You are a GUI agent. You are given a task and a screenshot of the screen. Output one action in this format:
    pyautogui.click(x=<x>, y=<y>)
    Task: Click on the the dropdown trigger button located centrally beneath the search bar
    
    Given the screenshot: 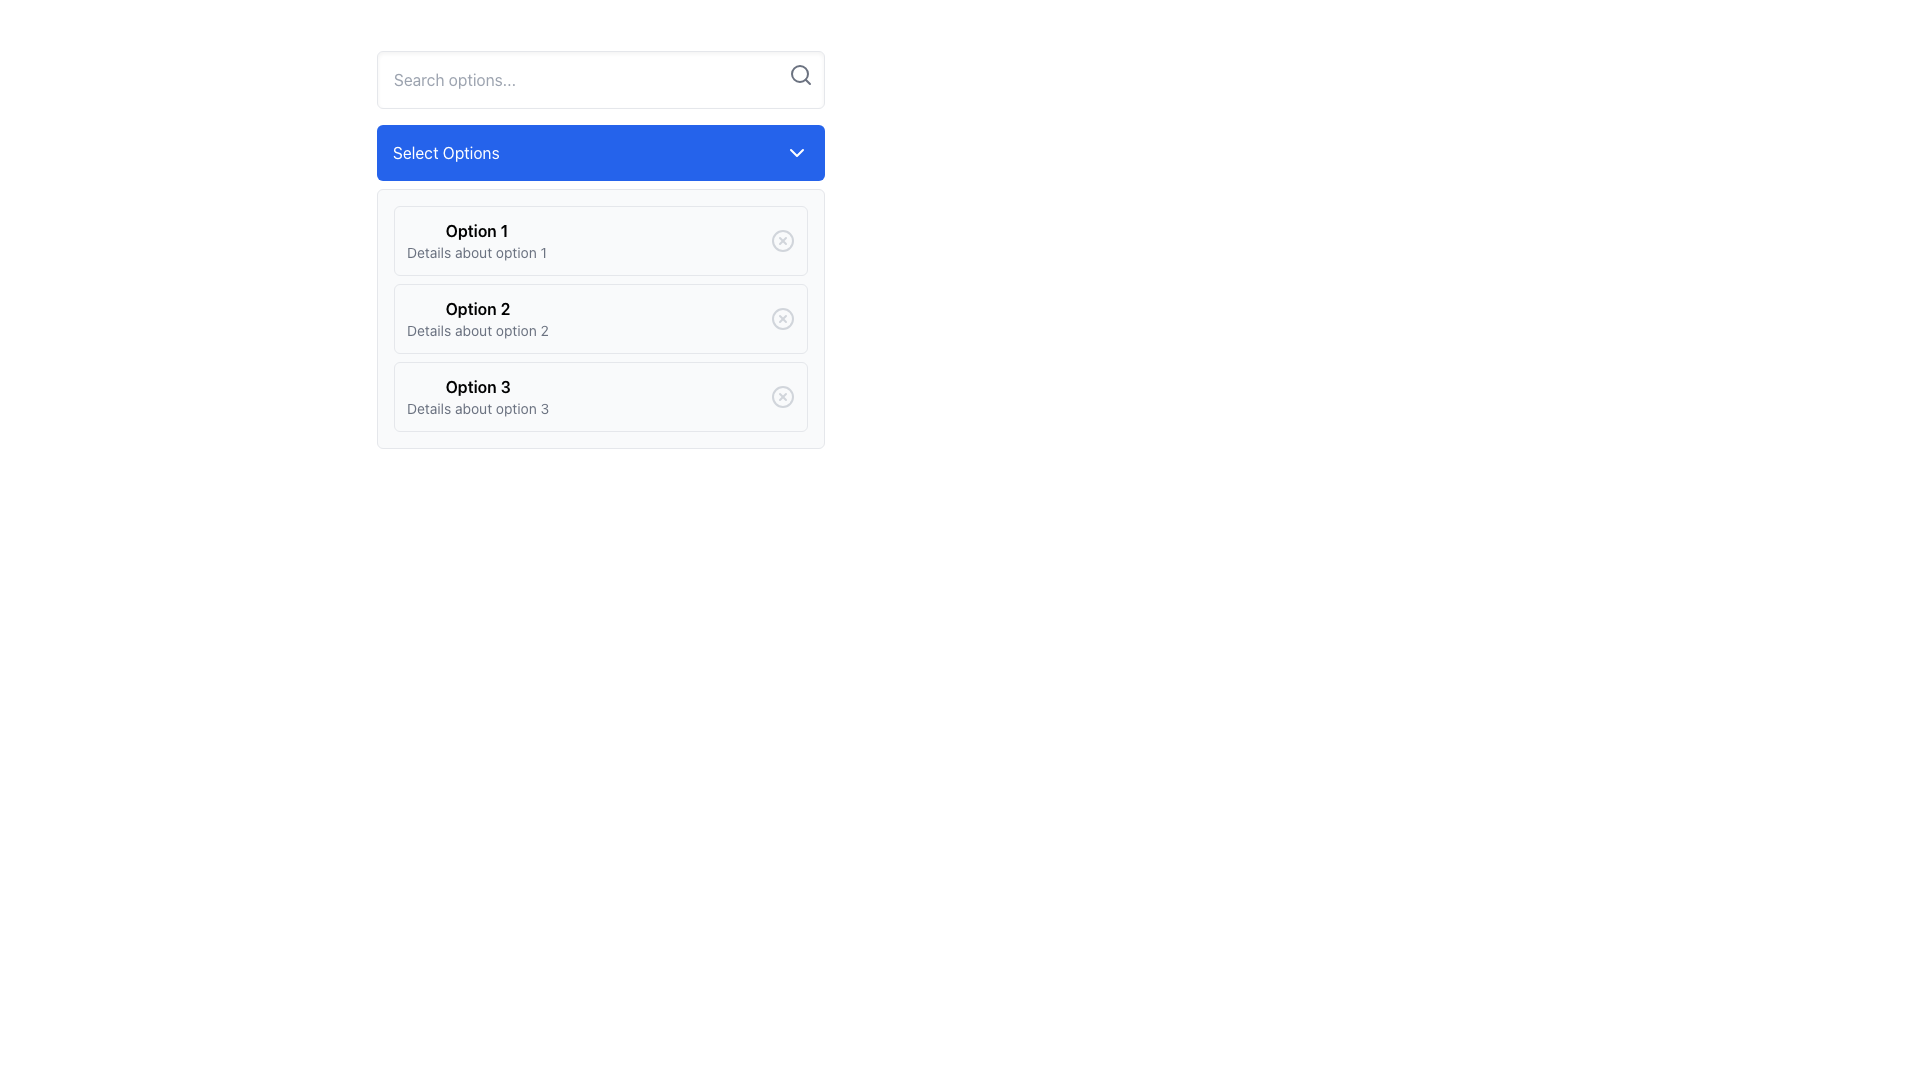 What is the action you would take?
    pyautogui.click(x=599, y=152)
    